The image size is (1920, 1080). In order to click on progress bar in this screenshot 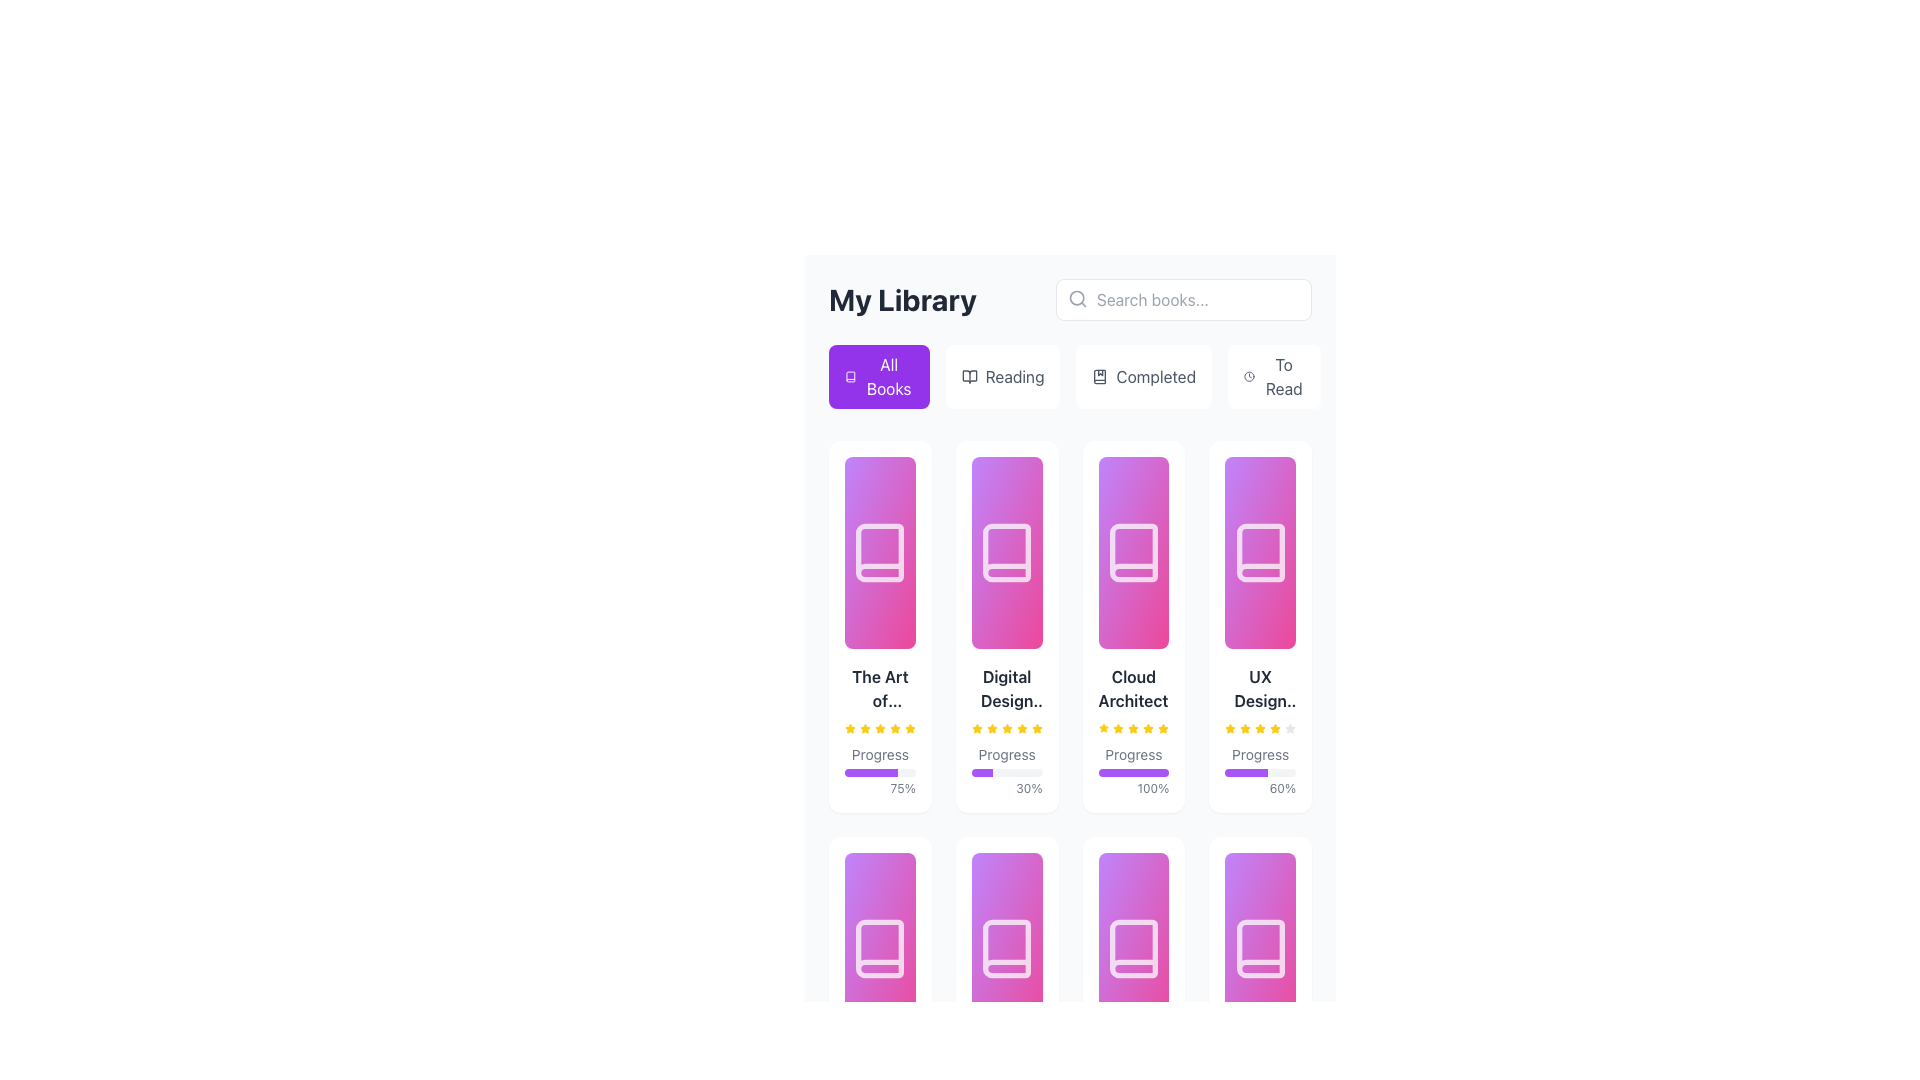, I will do `click(854, 771)`.